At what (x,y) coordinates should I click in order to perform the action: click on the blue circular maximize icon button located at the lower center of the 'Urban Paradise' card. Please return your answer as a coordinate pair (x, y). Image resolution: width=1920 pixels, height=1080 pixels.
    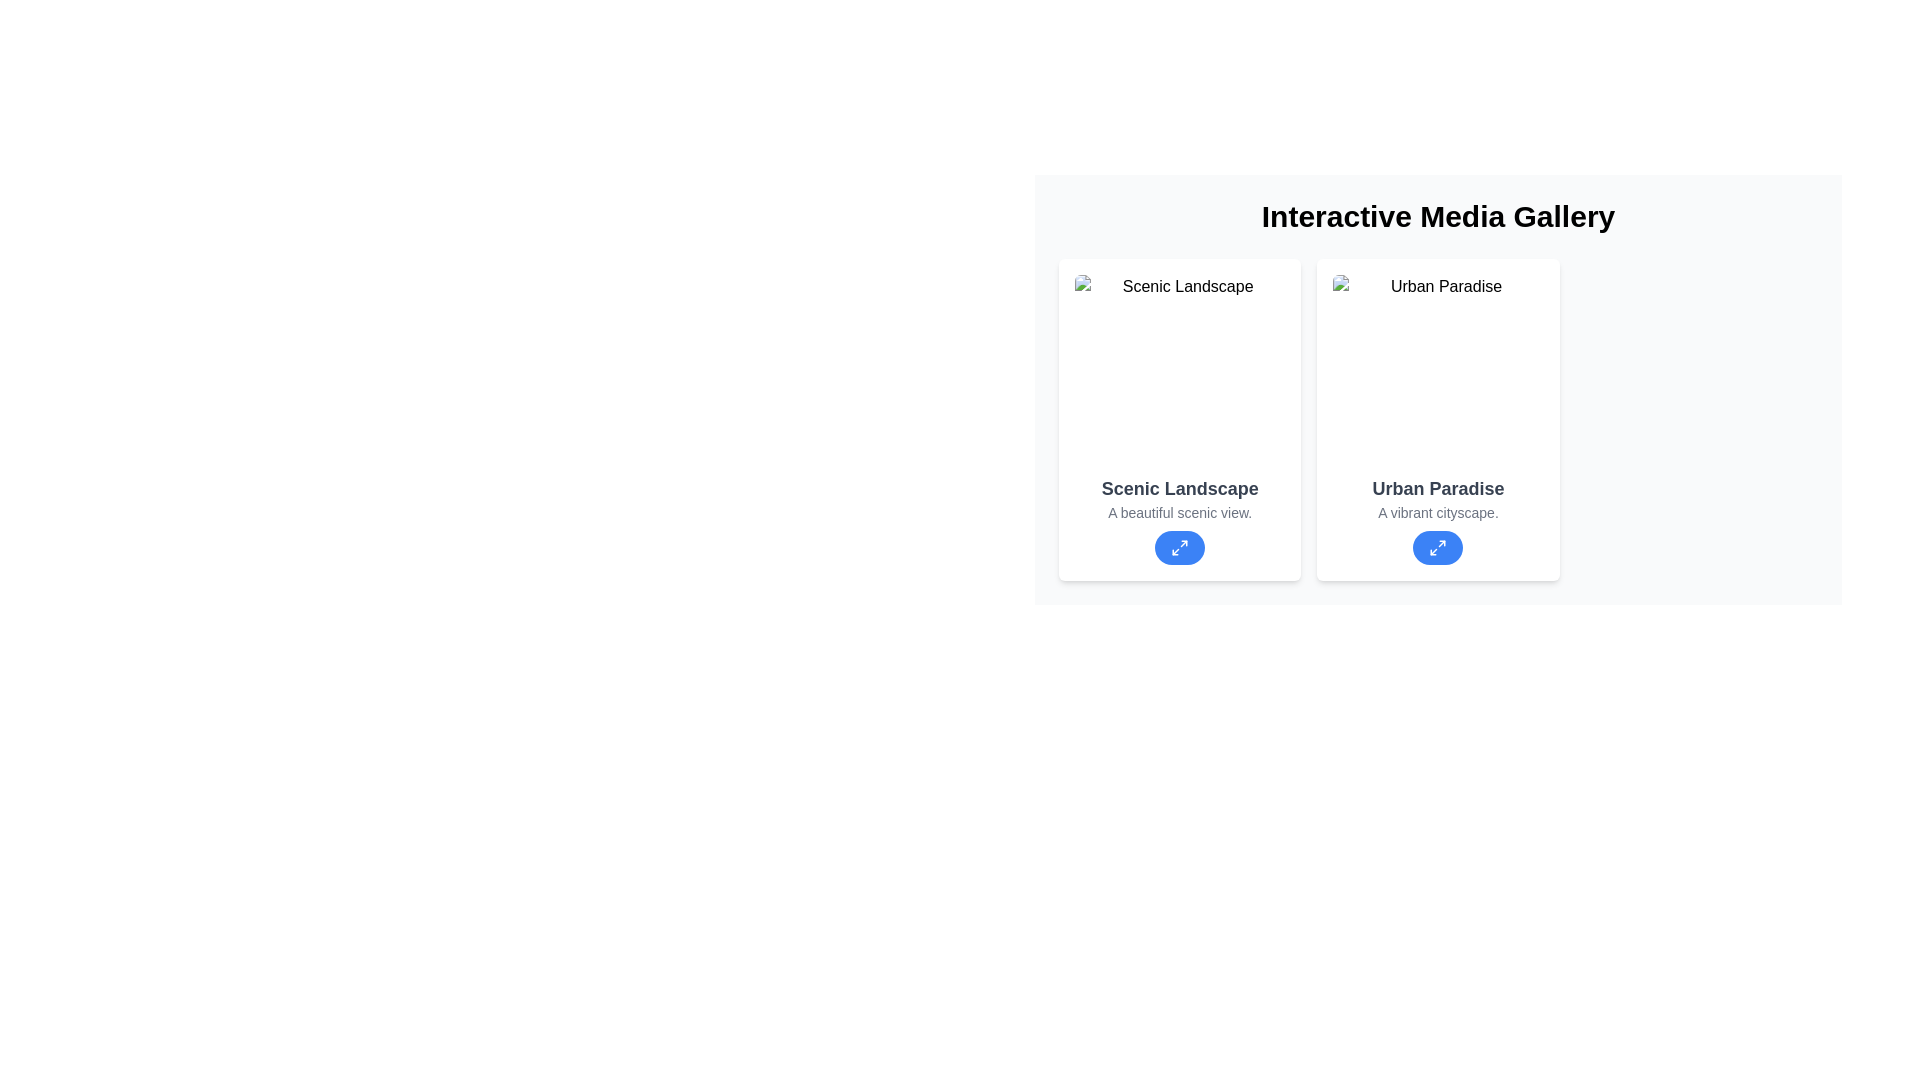
    Looking at the image, I should click on (1437, 547).